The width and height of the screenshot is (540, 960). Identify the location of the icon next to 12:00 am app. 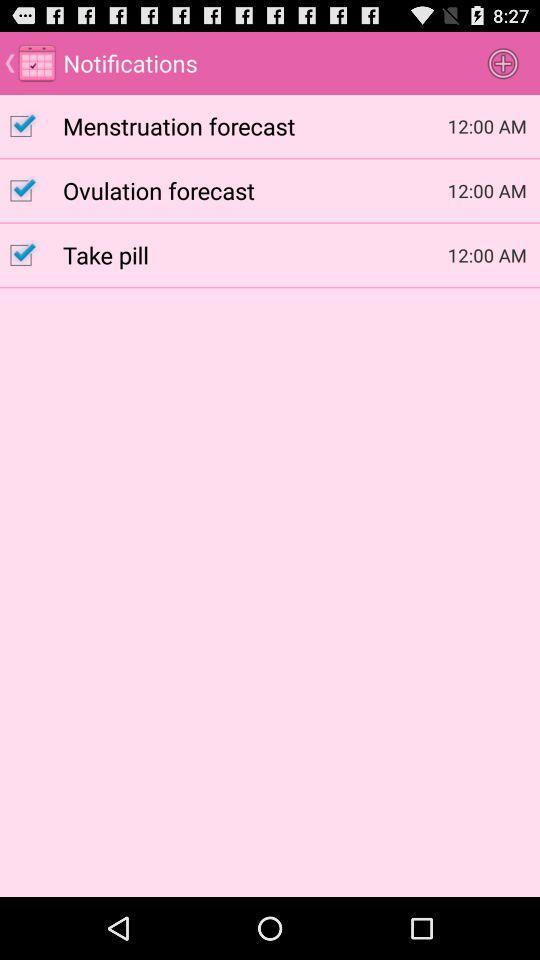
(255, 190).